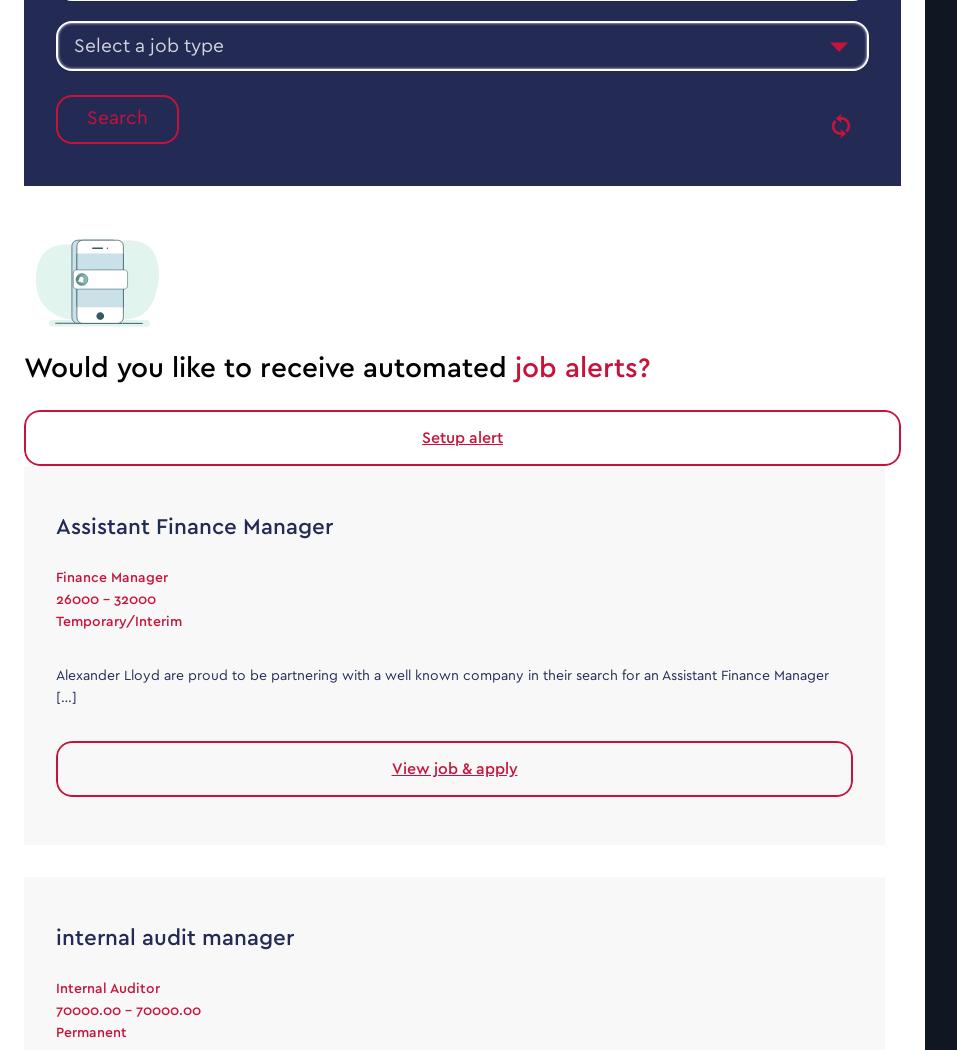 Image resolution: width=957 pixels, height=1050 pixels. Describe the element at coordinates (441, 685) in the screenshot. I see `'Alexander Lloyd are proud to be partnering with a well known company in their search for an Assistant Finance Manager […]'` at that location.